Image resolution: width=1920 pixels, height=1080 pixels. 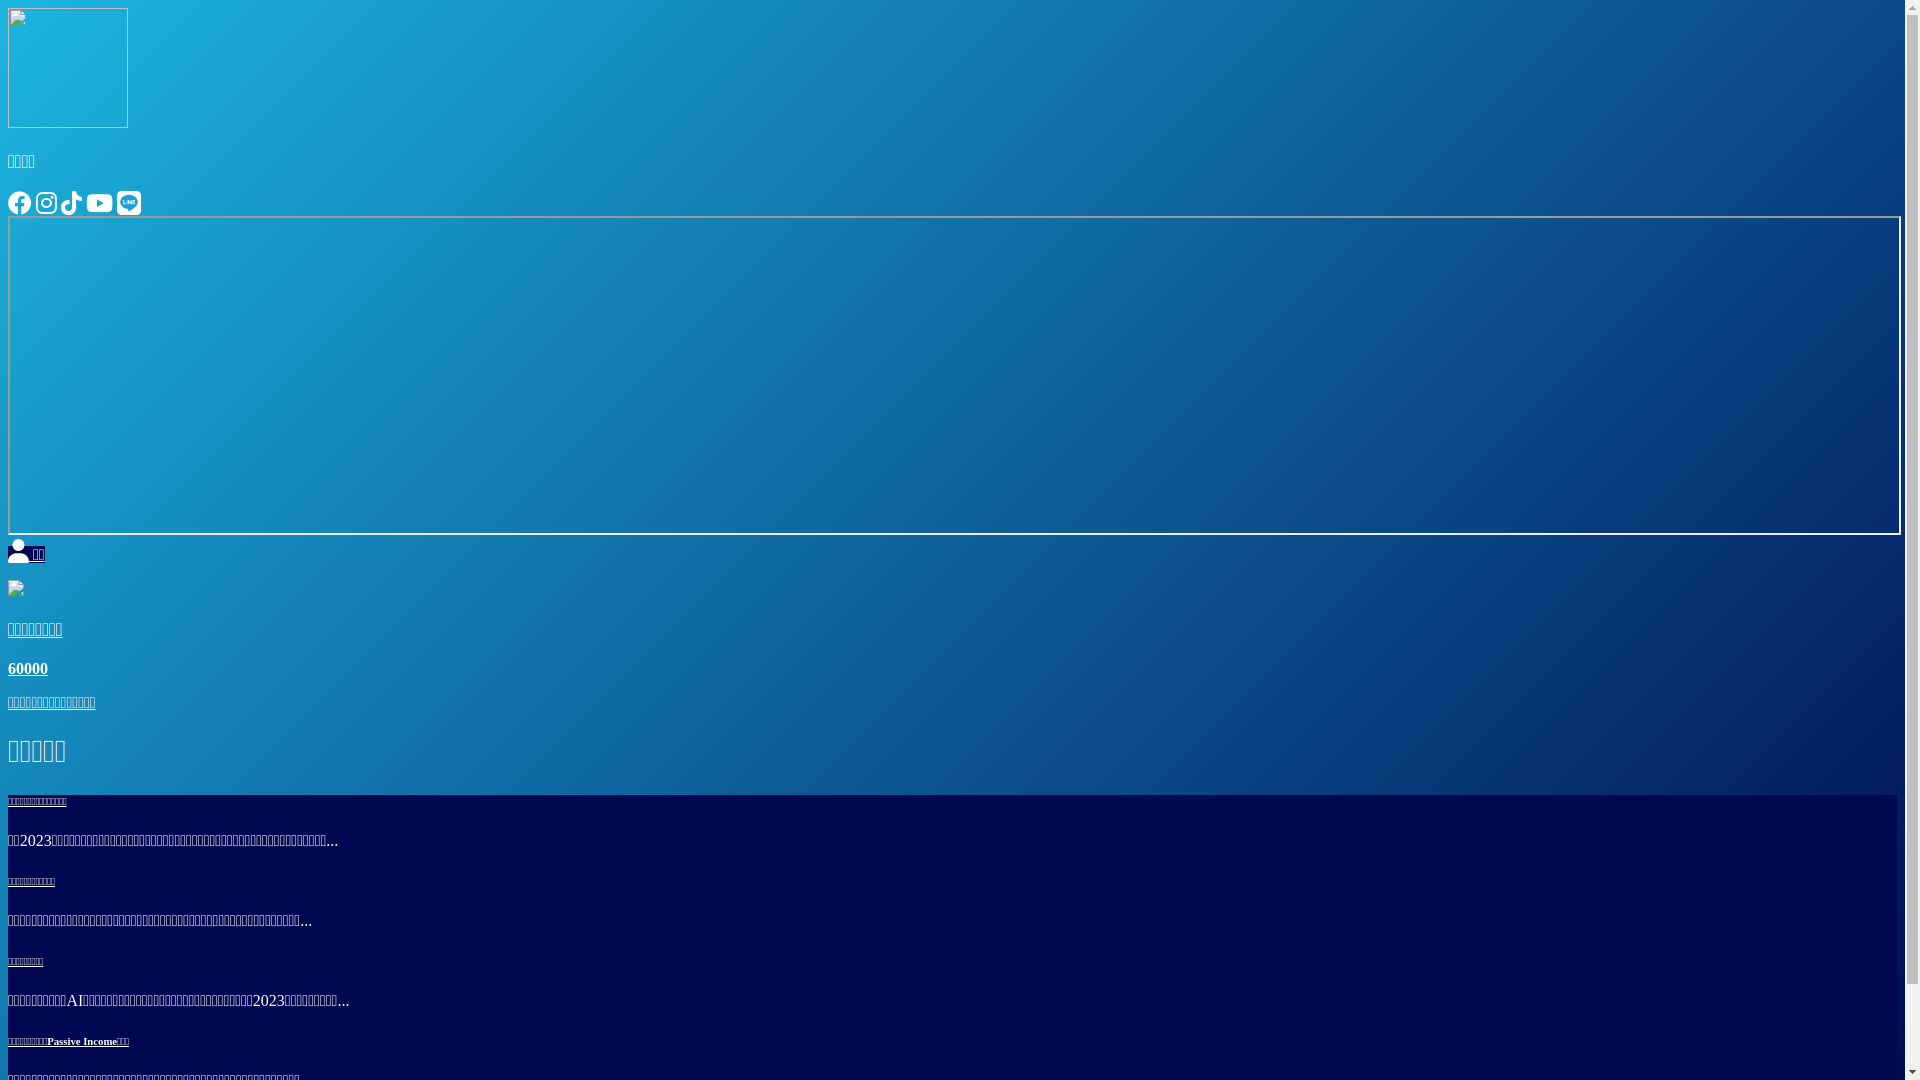 What do you see at coordinates (8, 206) in the screenshot?
I see `'Facebook'` at bounding box center [8, 206].